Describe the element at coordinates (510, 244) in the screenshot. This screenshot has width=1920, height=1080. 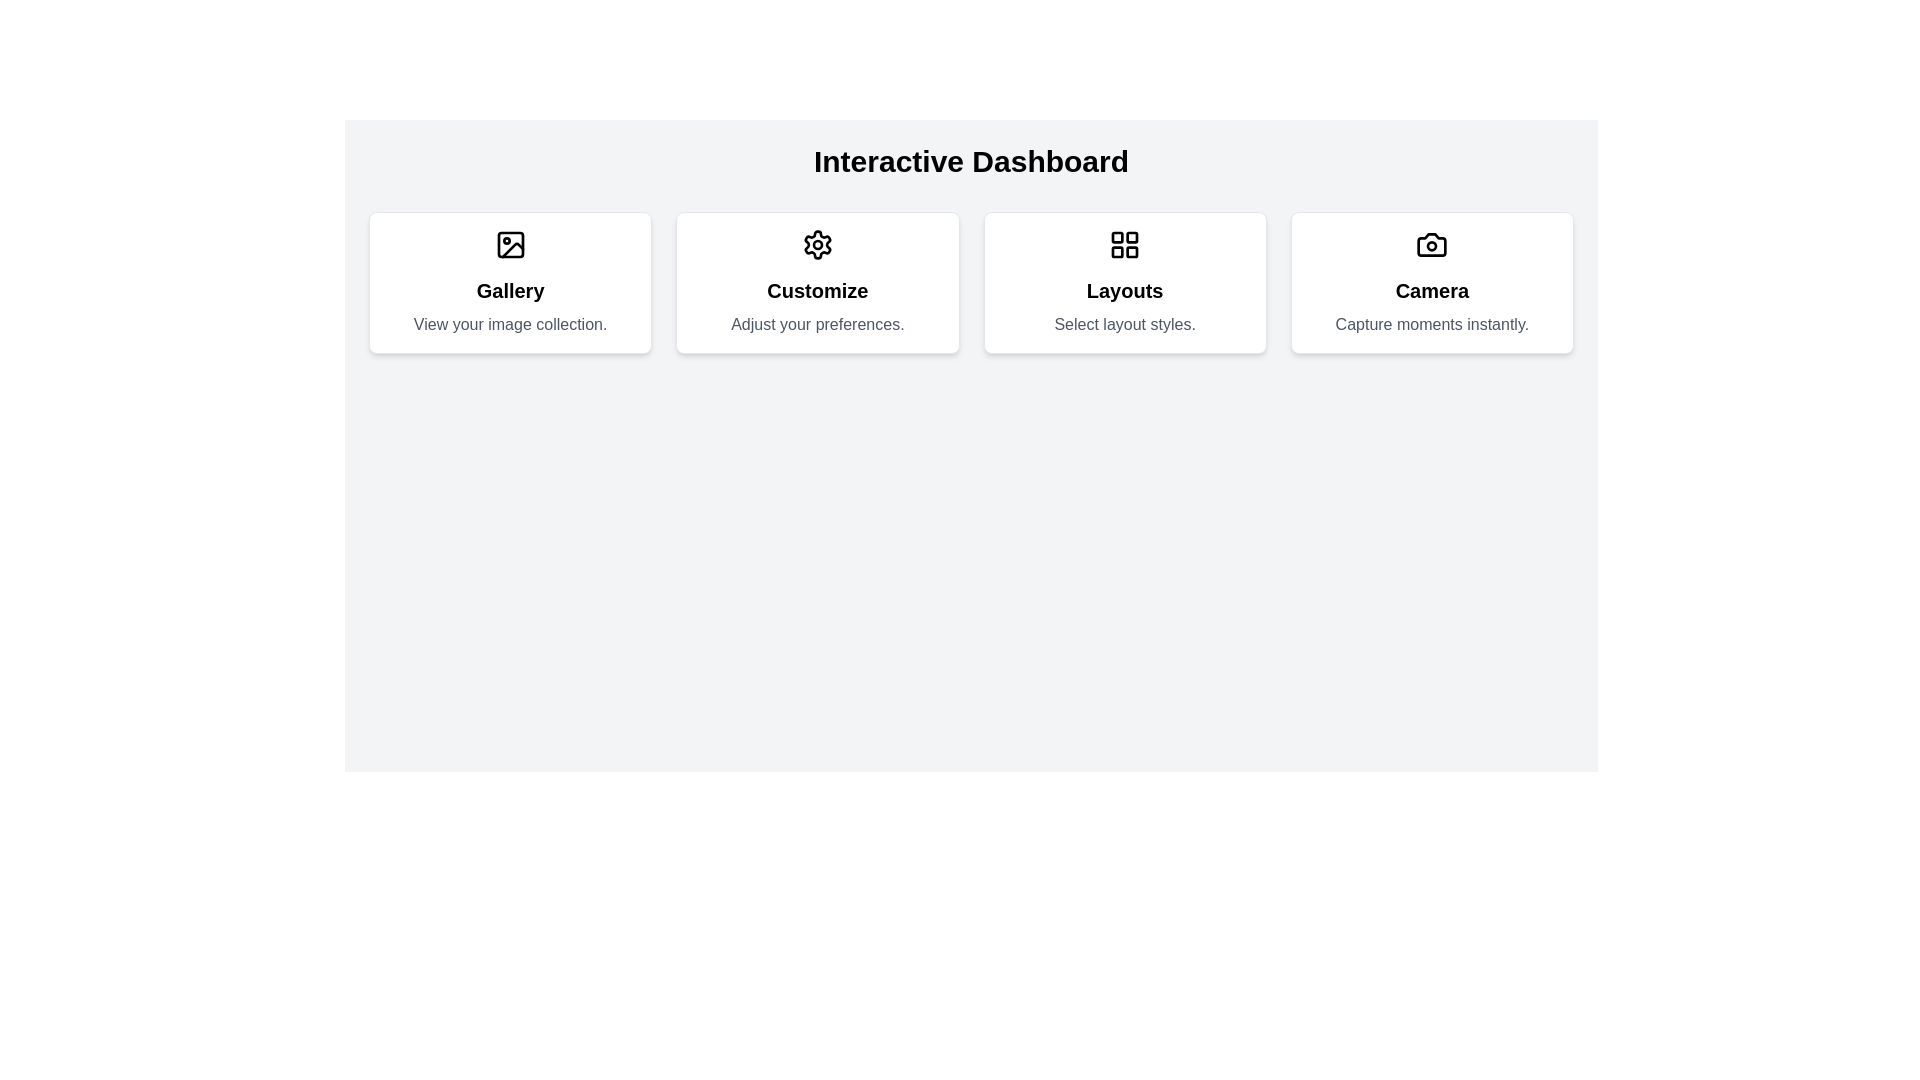
I see `the Image icon located at the top center of the 'Gallery' card, which features a rectangular frame with a mountain-like shape and a circular sun or moon` at that location.